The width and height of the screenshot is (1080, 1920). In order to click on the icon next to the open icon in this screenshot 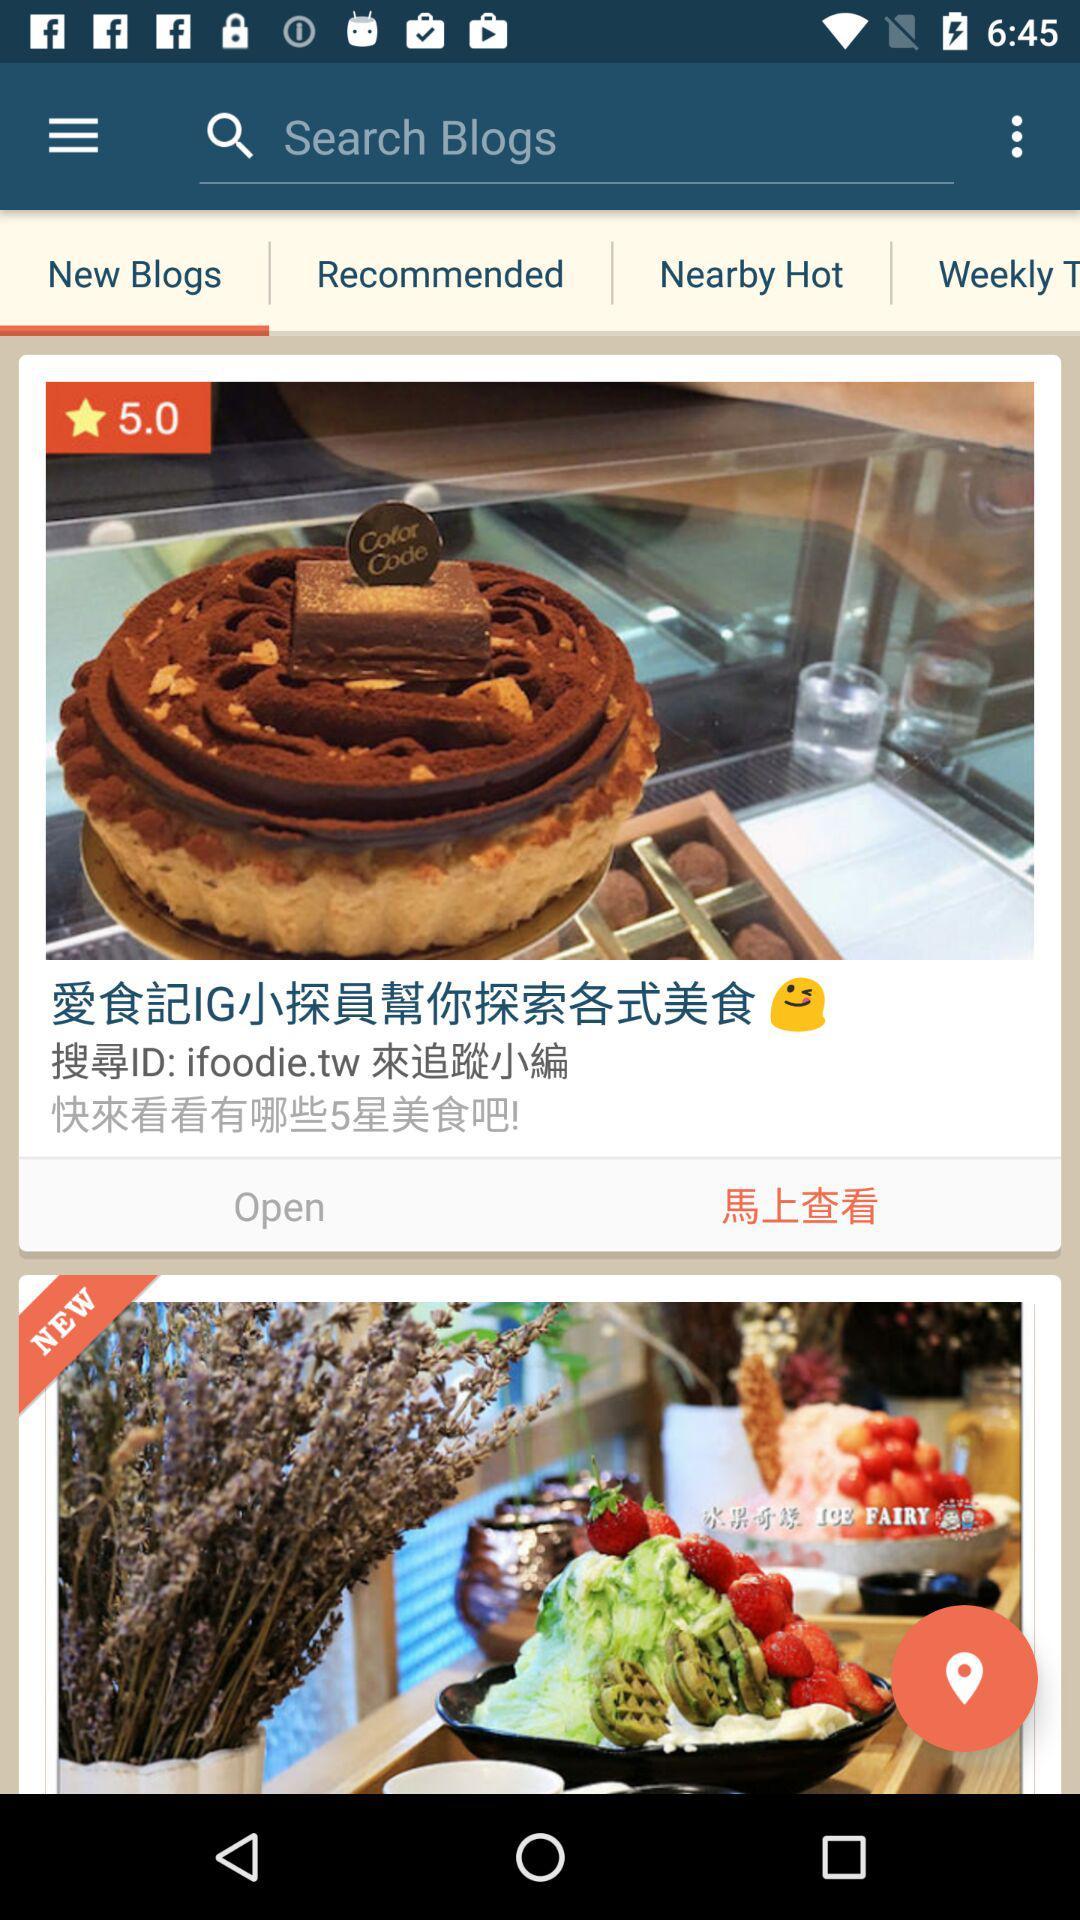, I will do `click(799, 1200)`.